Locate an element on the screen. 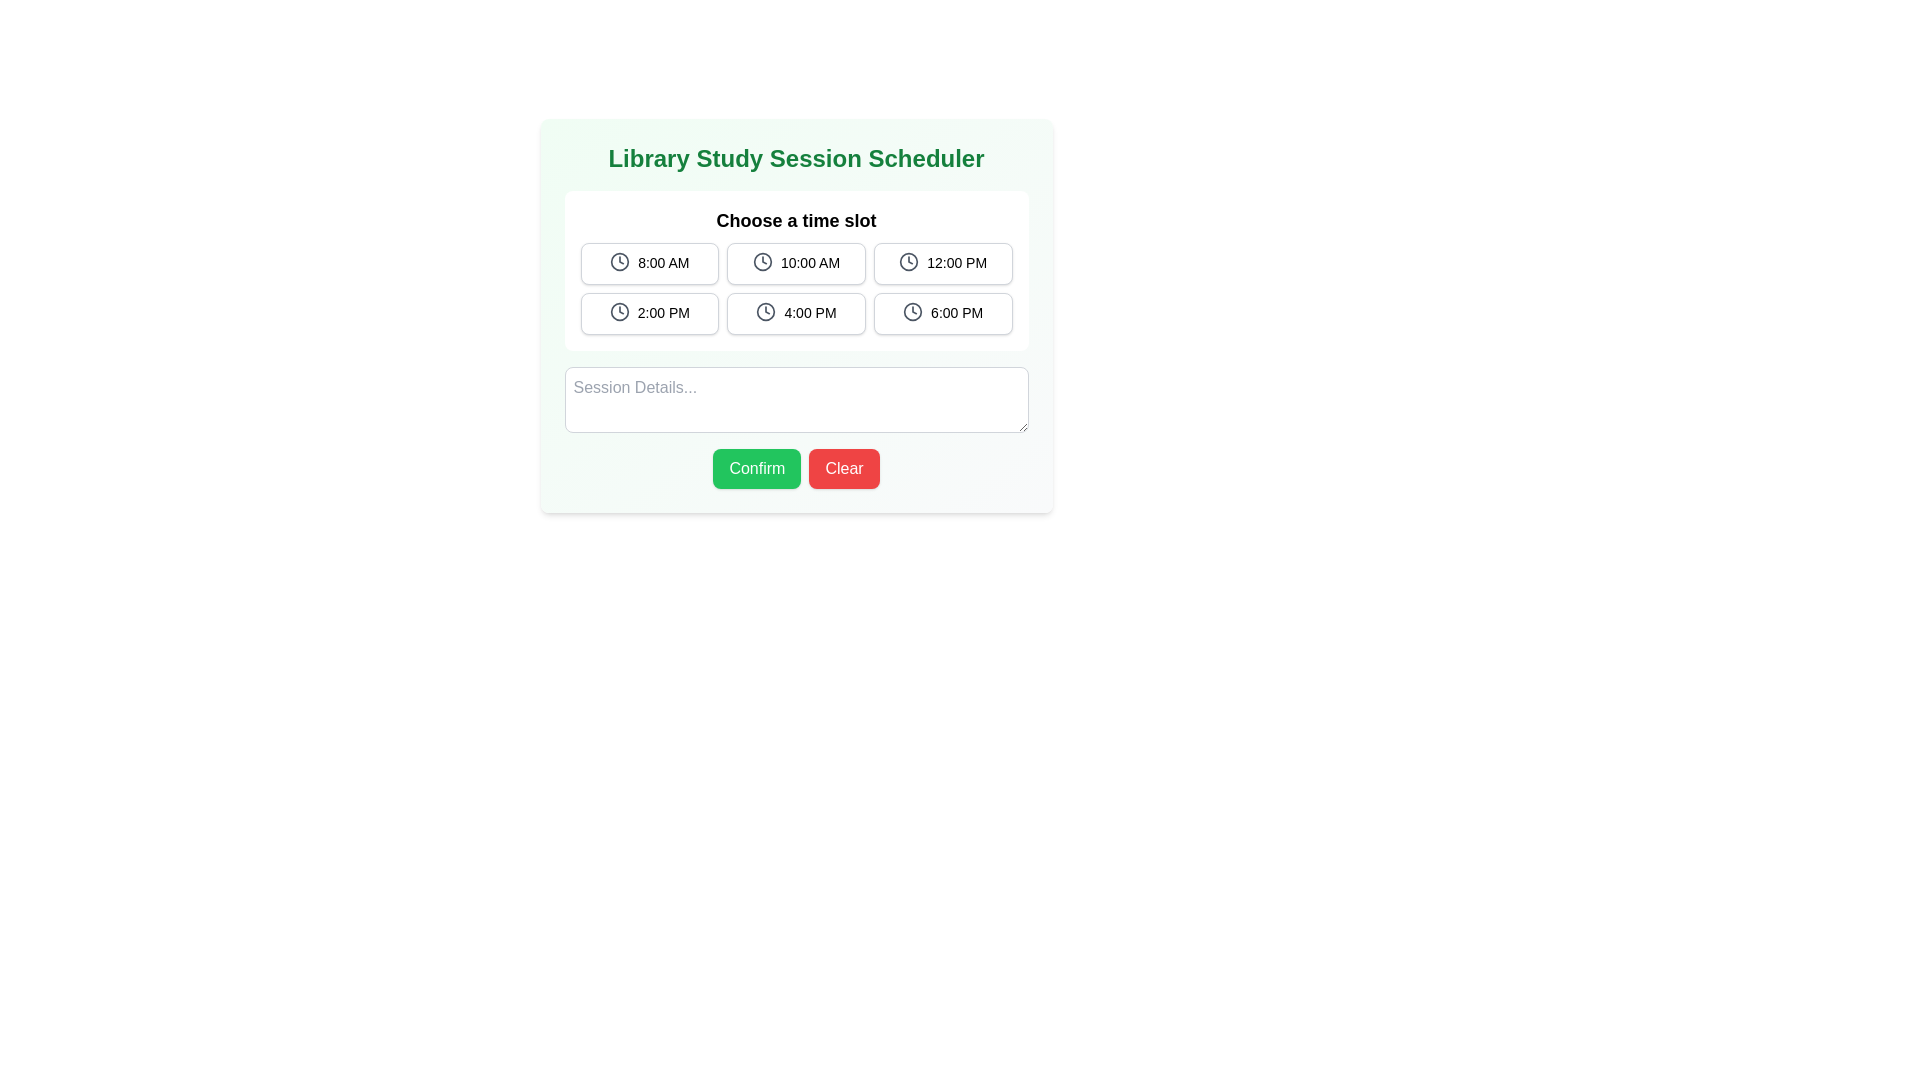 This screenshot has height=1080, width=1920. the time slot button labeled '10:00 AM', which is a clickable rounded rectangle with a clock icon is located at coordinates (795, 262).